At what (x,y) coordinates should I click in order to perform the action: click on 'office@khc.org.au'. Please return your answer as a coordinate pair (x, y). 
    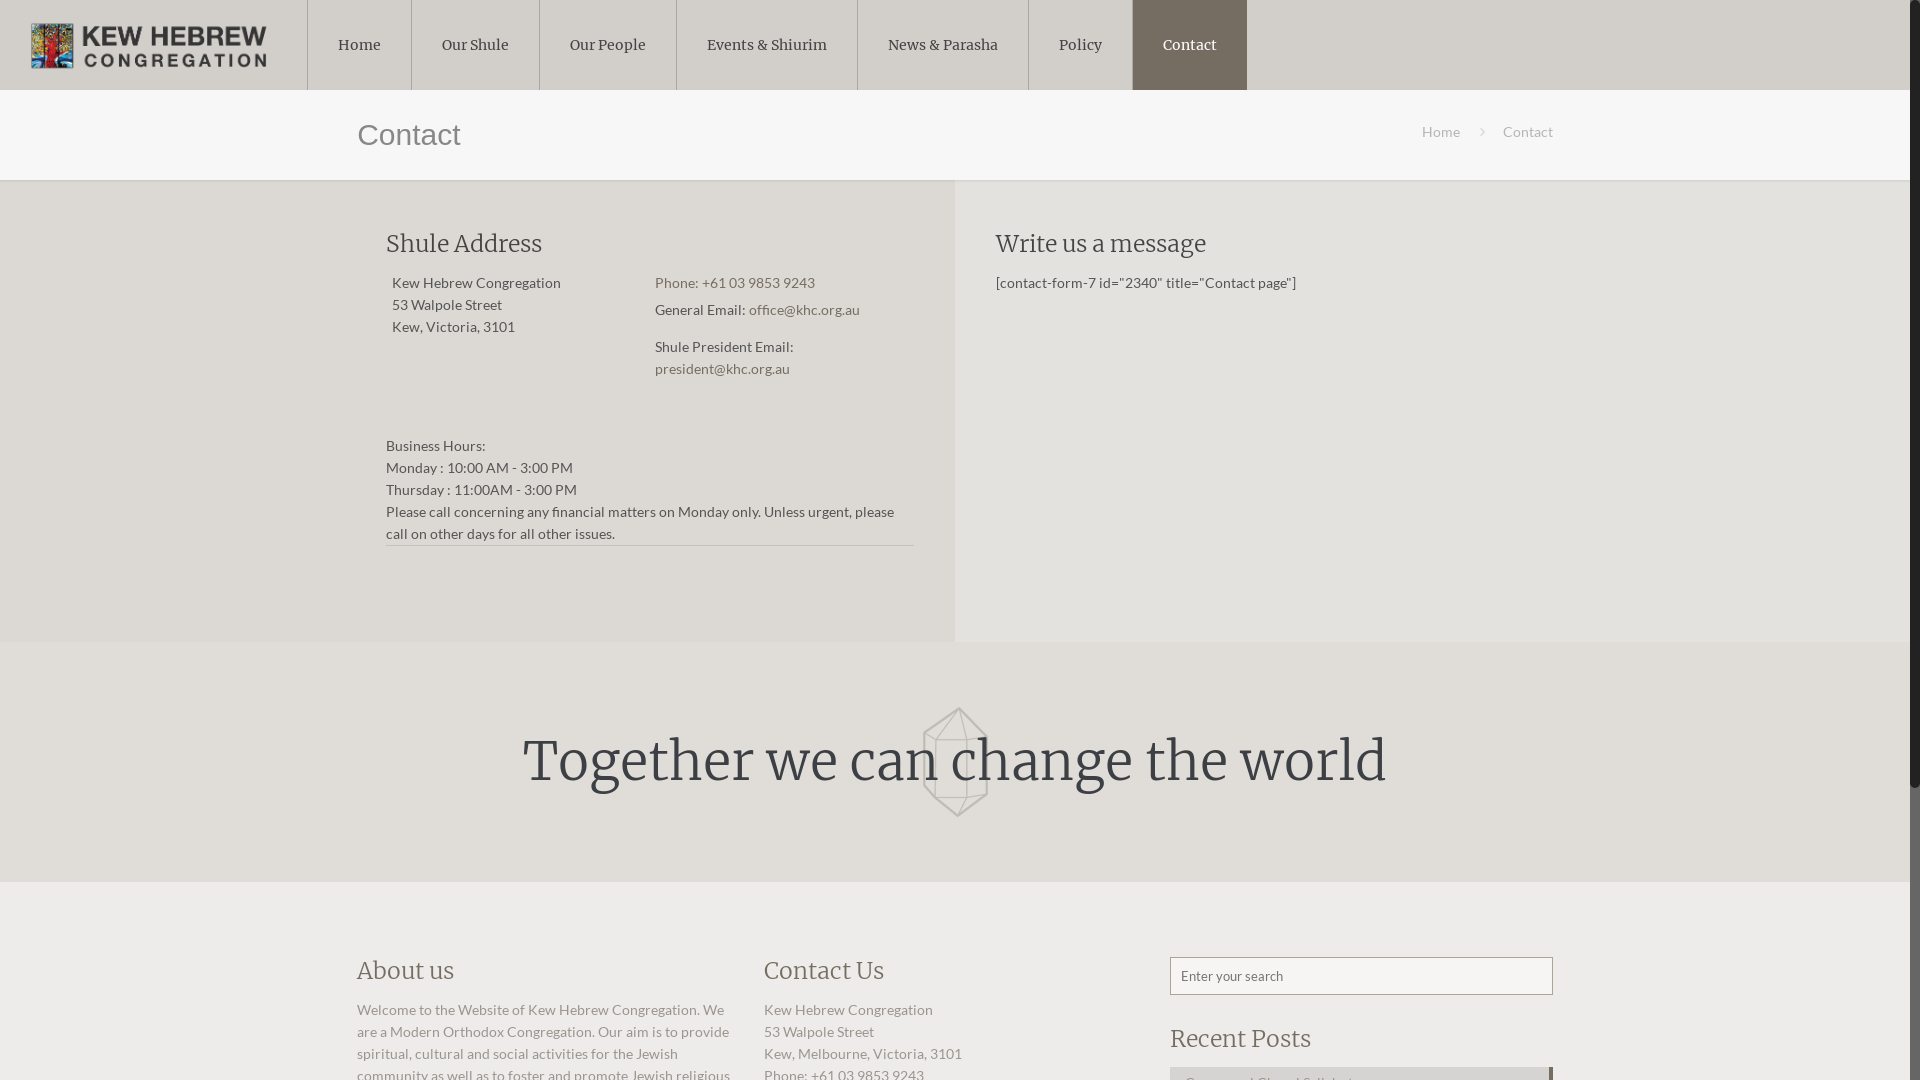
    Looking at the image, I should click on (804, 309).